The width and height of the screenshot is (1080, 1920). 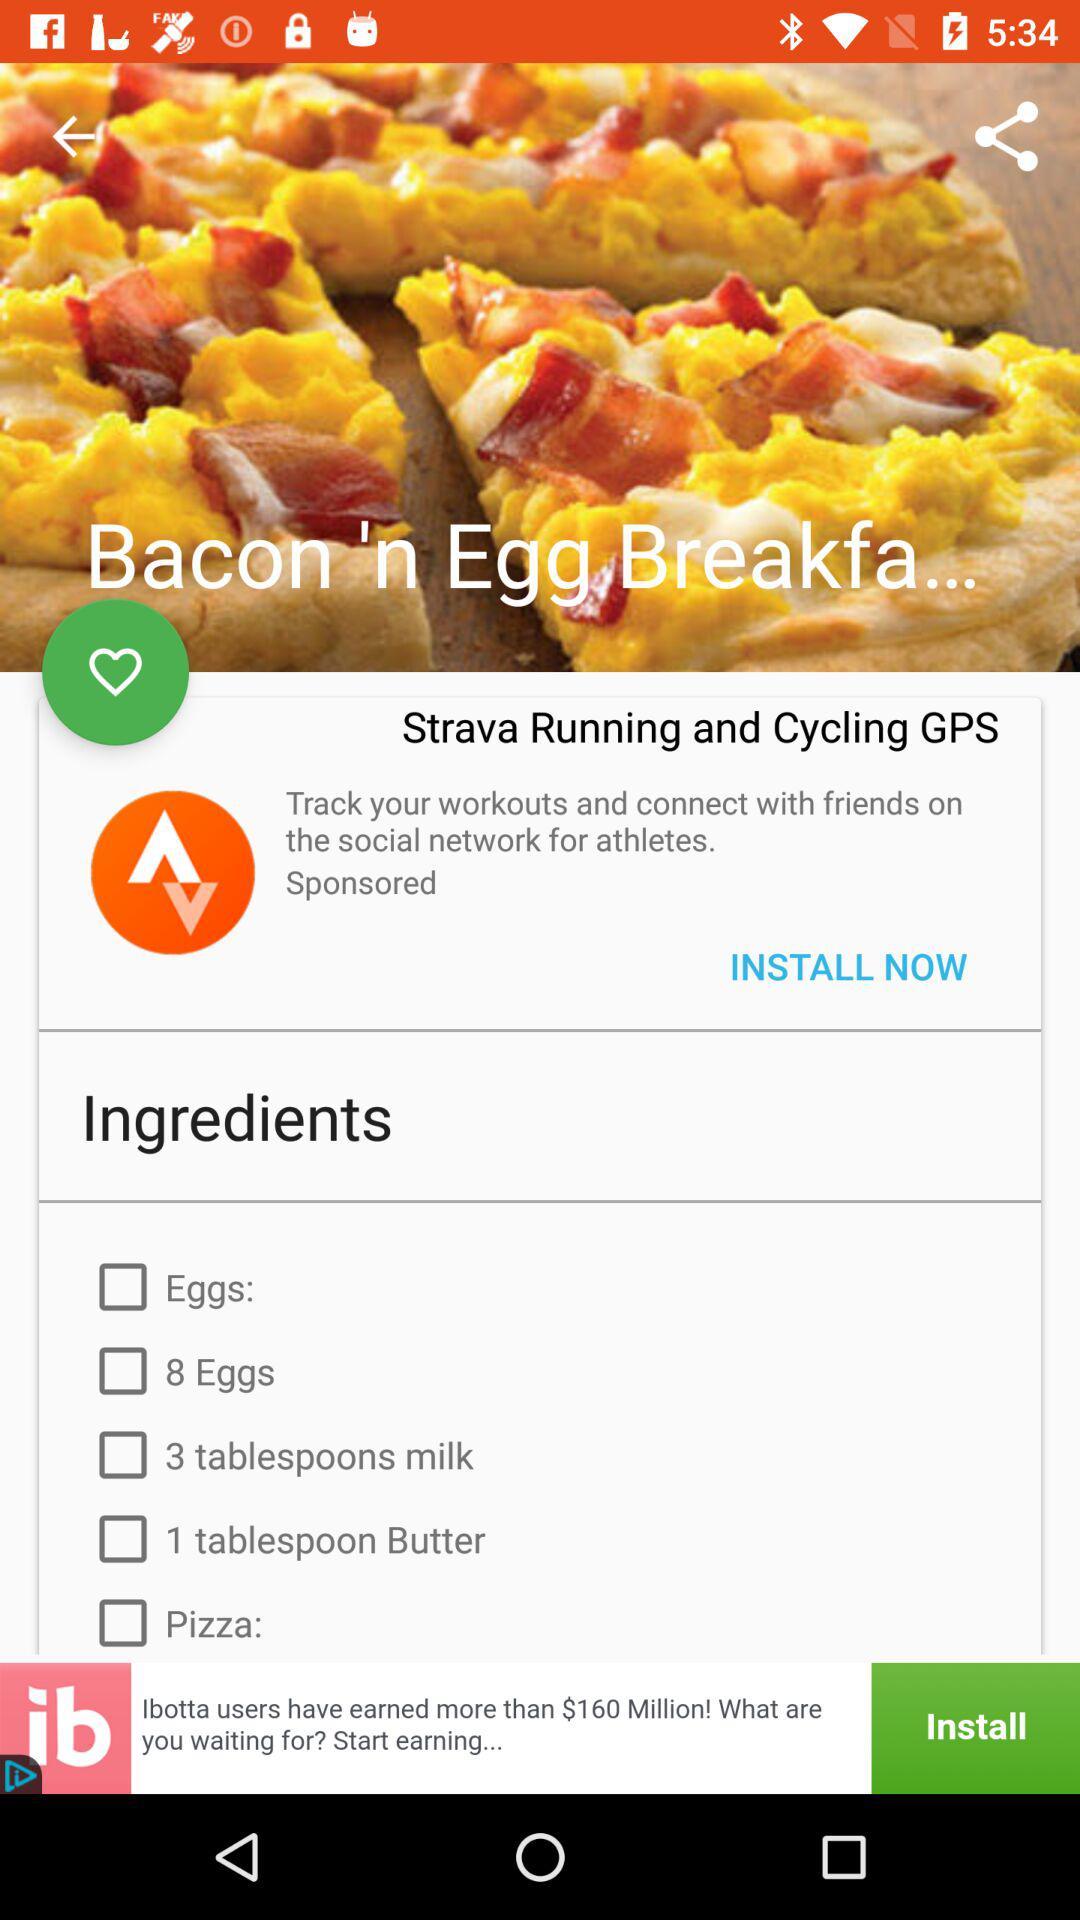 I want to click on the 8 eggs icon, so click(x=540, y=1370).